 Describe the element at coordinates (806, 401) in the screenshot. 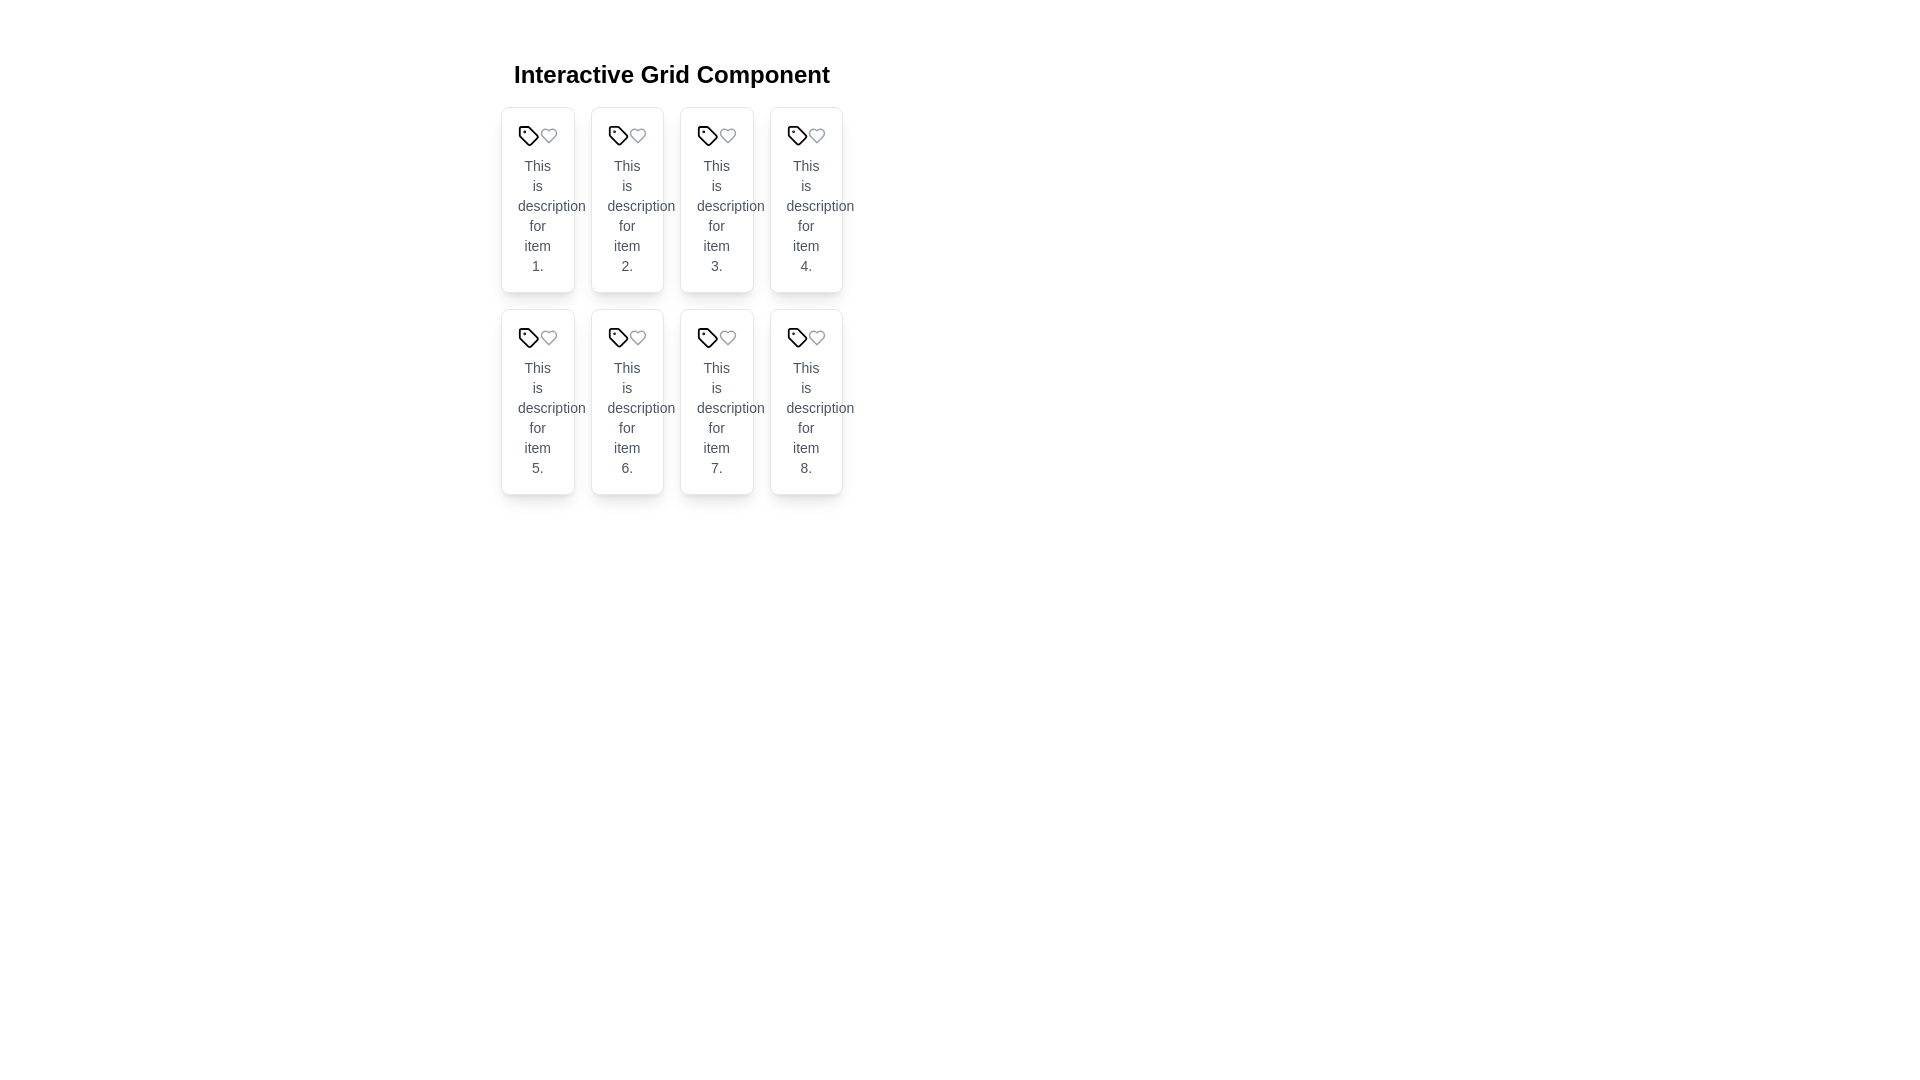

I see `the eighth tile in the grid structure` at that location.